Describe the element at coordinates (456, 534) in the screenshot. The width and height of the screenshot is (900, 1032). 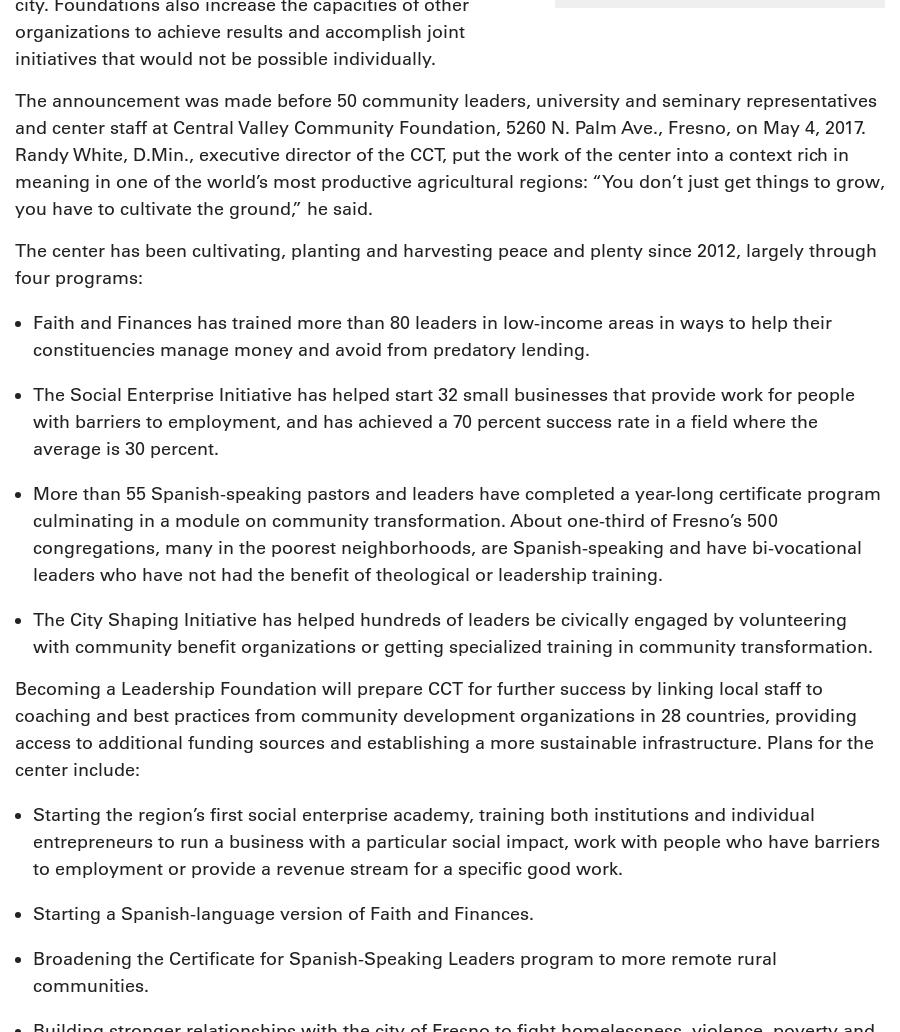
I see `'More than 55 Spanish-speaking pastors and leaders have completed a year-long certificate program culminating in a module on community transformation. About one-third of Fresno’s 500 congregations, many in the poorest neighborhoods, are Spanish-speaking and have bi-vocational leaders who have not had the benefit of theological or leadership training.'` at that location.